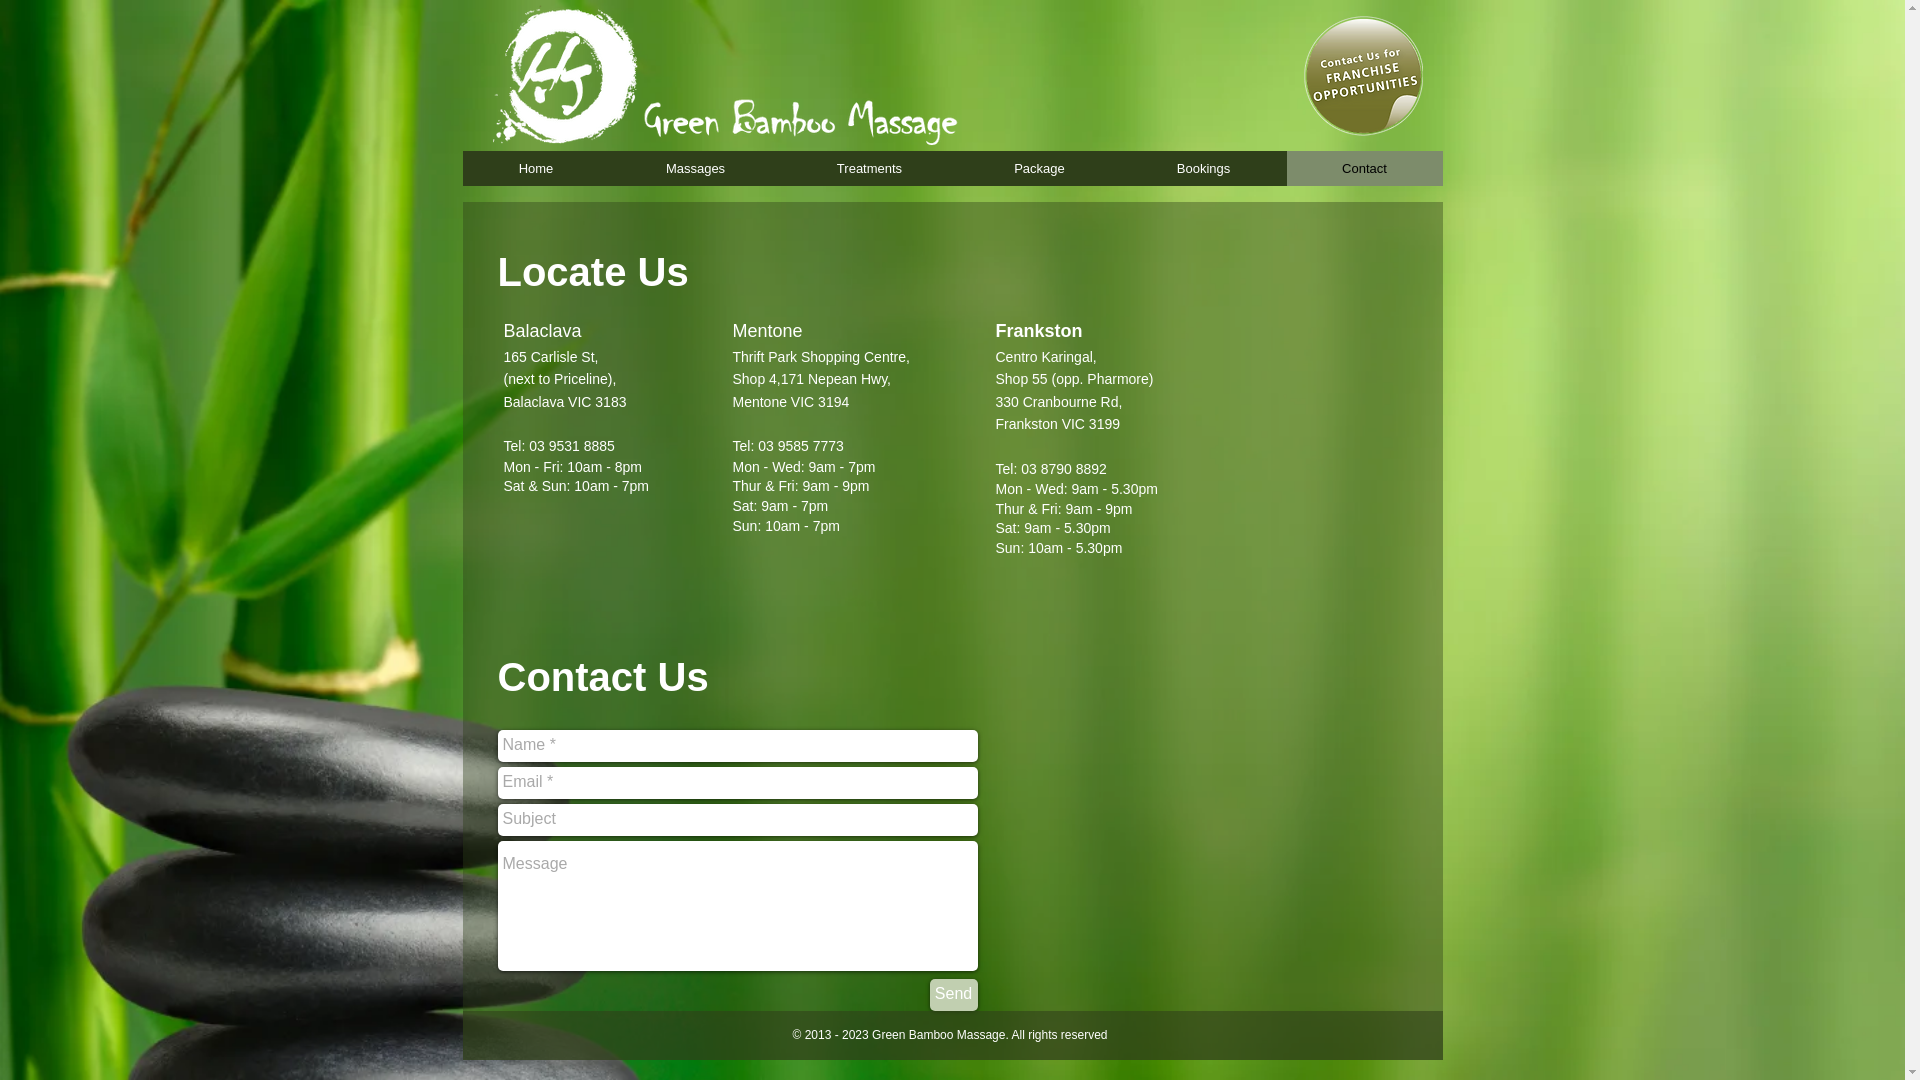  What do you see at coordinates (1286, 167) in the screenshot?
I see `'Contact'` at bounding box center [1286, 167].